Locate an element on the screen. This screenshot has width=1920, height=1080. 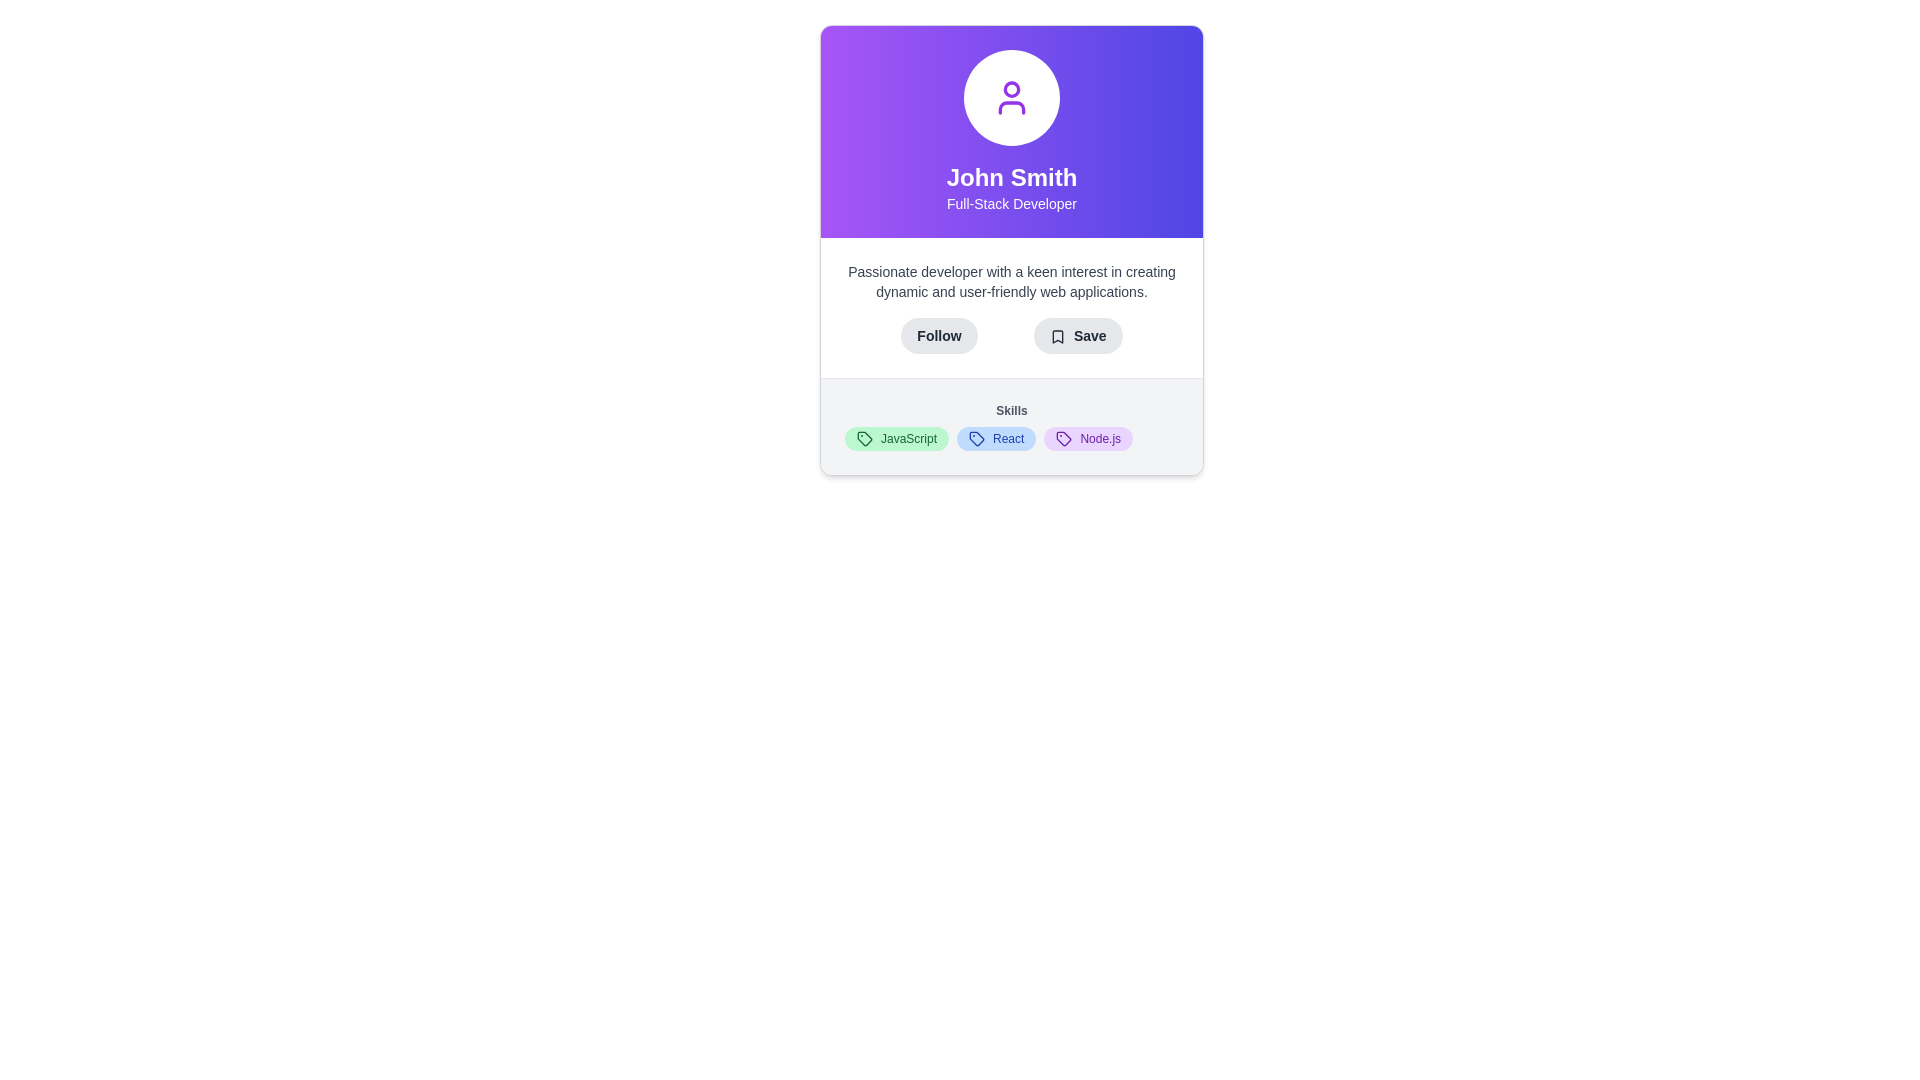
the 'Follow' button located below the text description 'Passionate developer with a keen interest in creating dynamic and user-friendly web applications.' is located at coordinates (1012, 308).